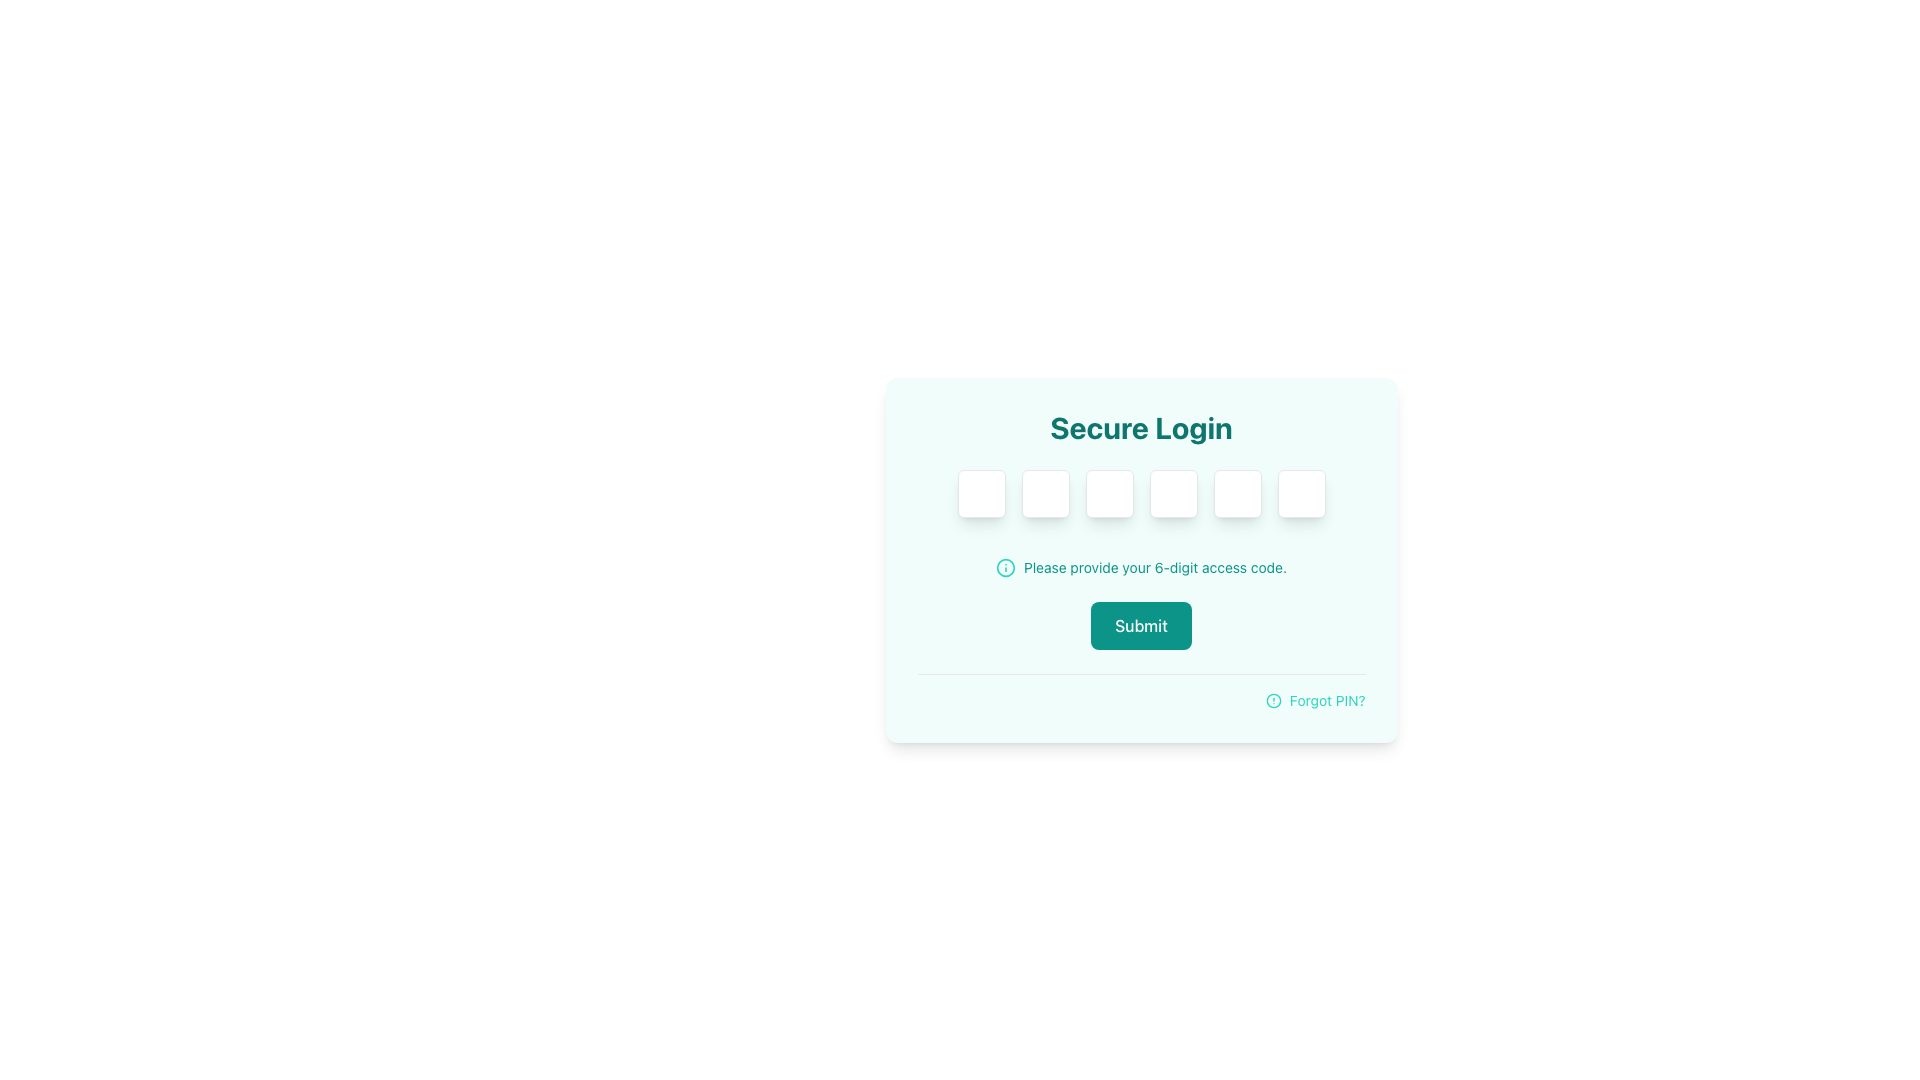 The image size is (1920, 1080). I want to click on the alert icon related to the 'Forgot PIN?' option located at the bottom right corner of the login form, just left of the text 'Forgot PIN?', so click(1272, 700).